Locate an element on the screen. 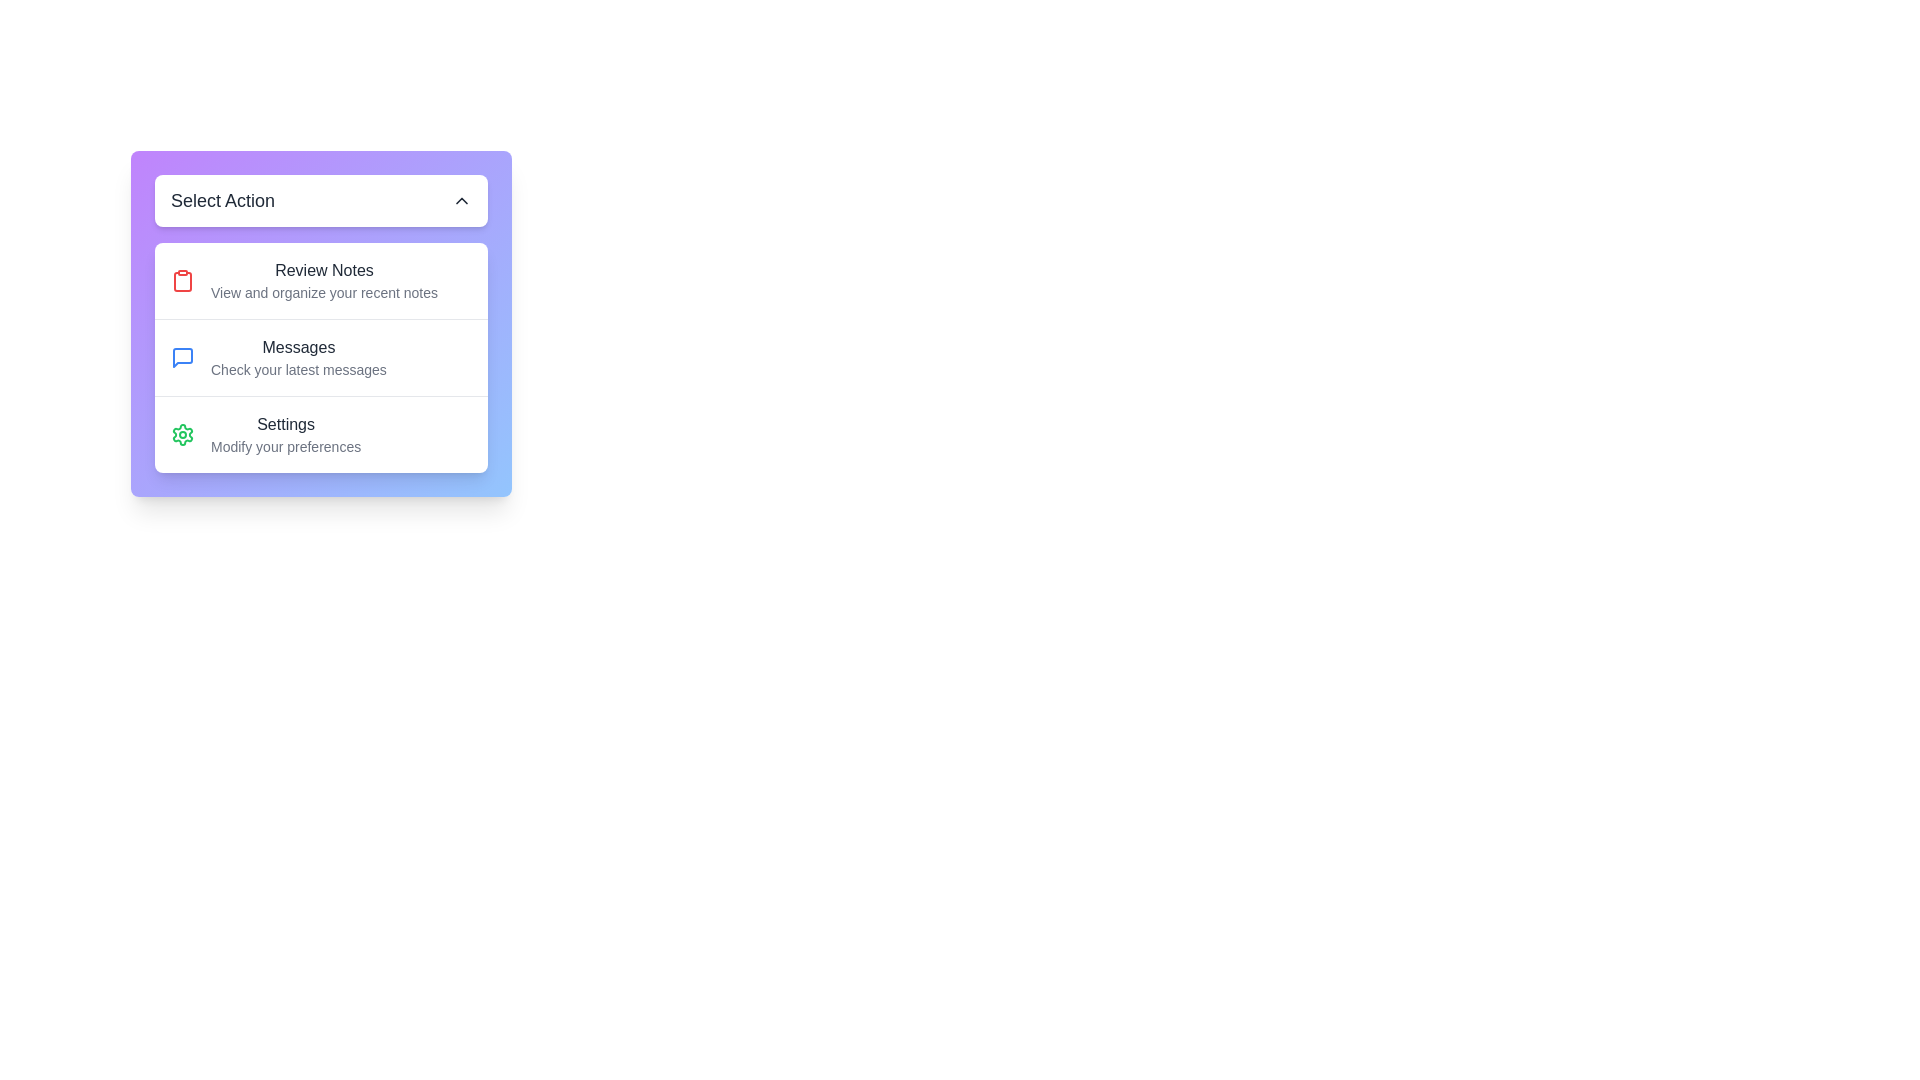  the title 'Settings' in the text block that allows users to modify their preferences, located centrally under the section header in the card interface is located at coordinates (285, 434).